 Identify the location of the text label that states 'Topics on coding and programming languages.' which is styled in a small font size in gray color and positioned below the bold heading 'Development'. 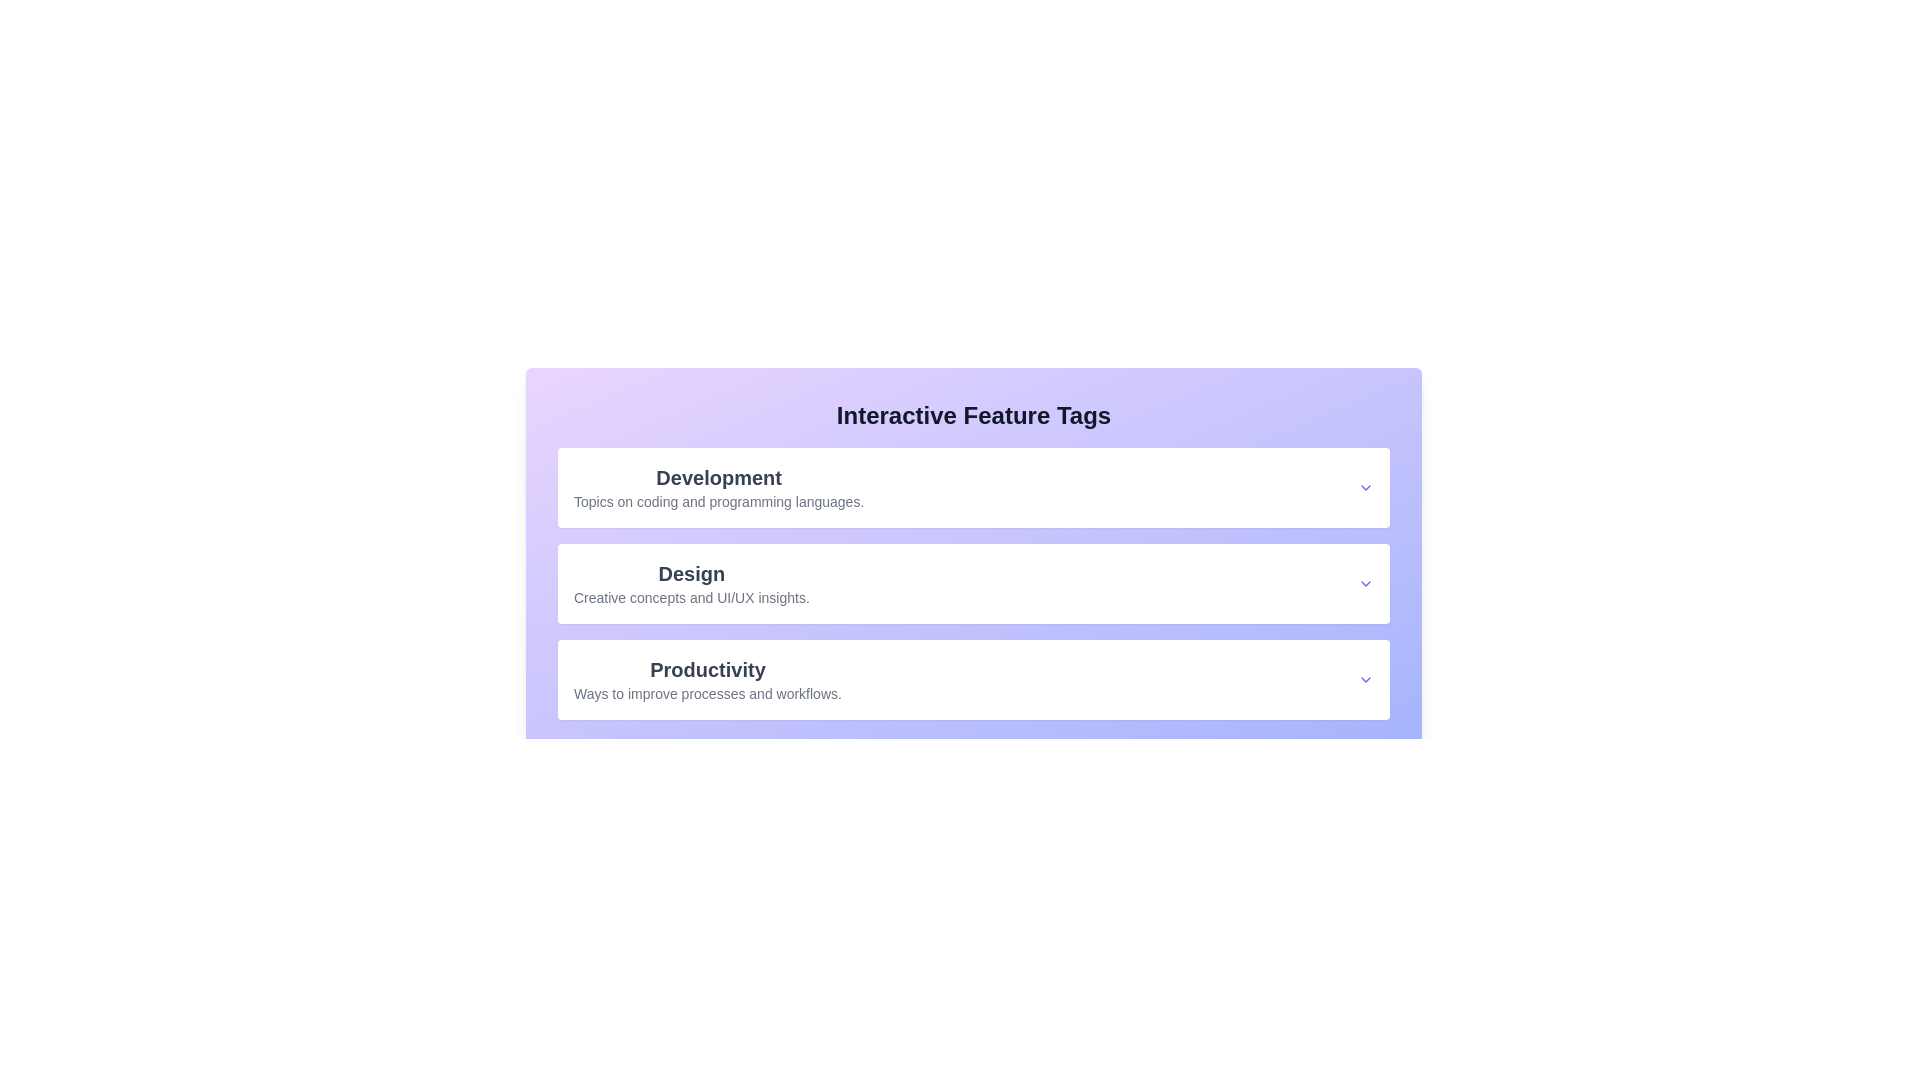
(719, 500).